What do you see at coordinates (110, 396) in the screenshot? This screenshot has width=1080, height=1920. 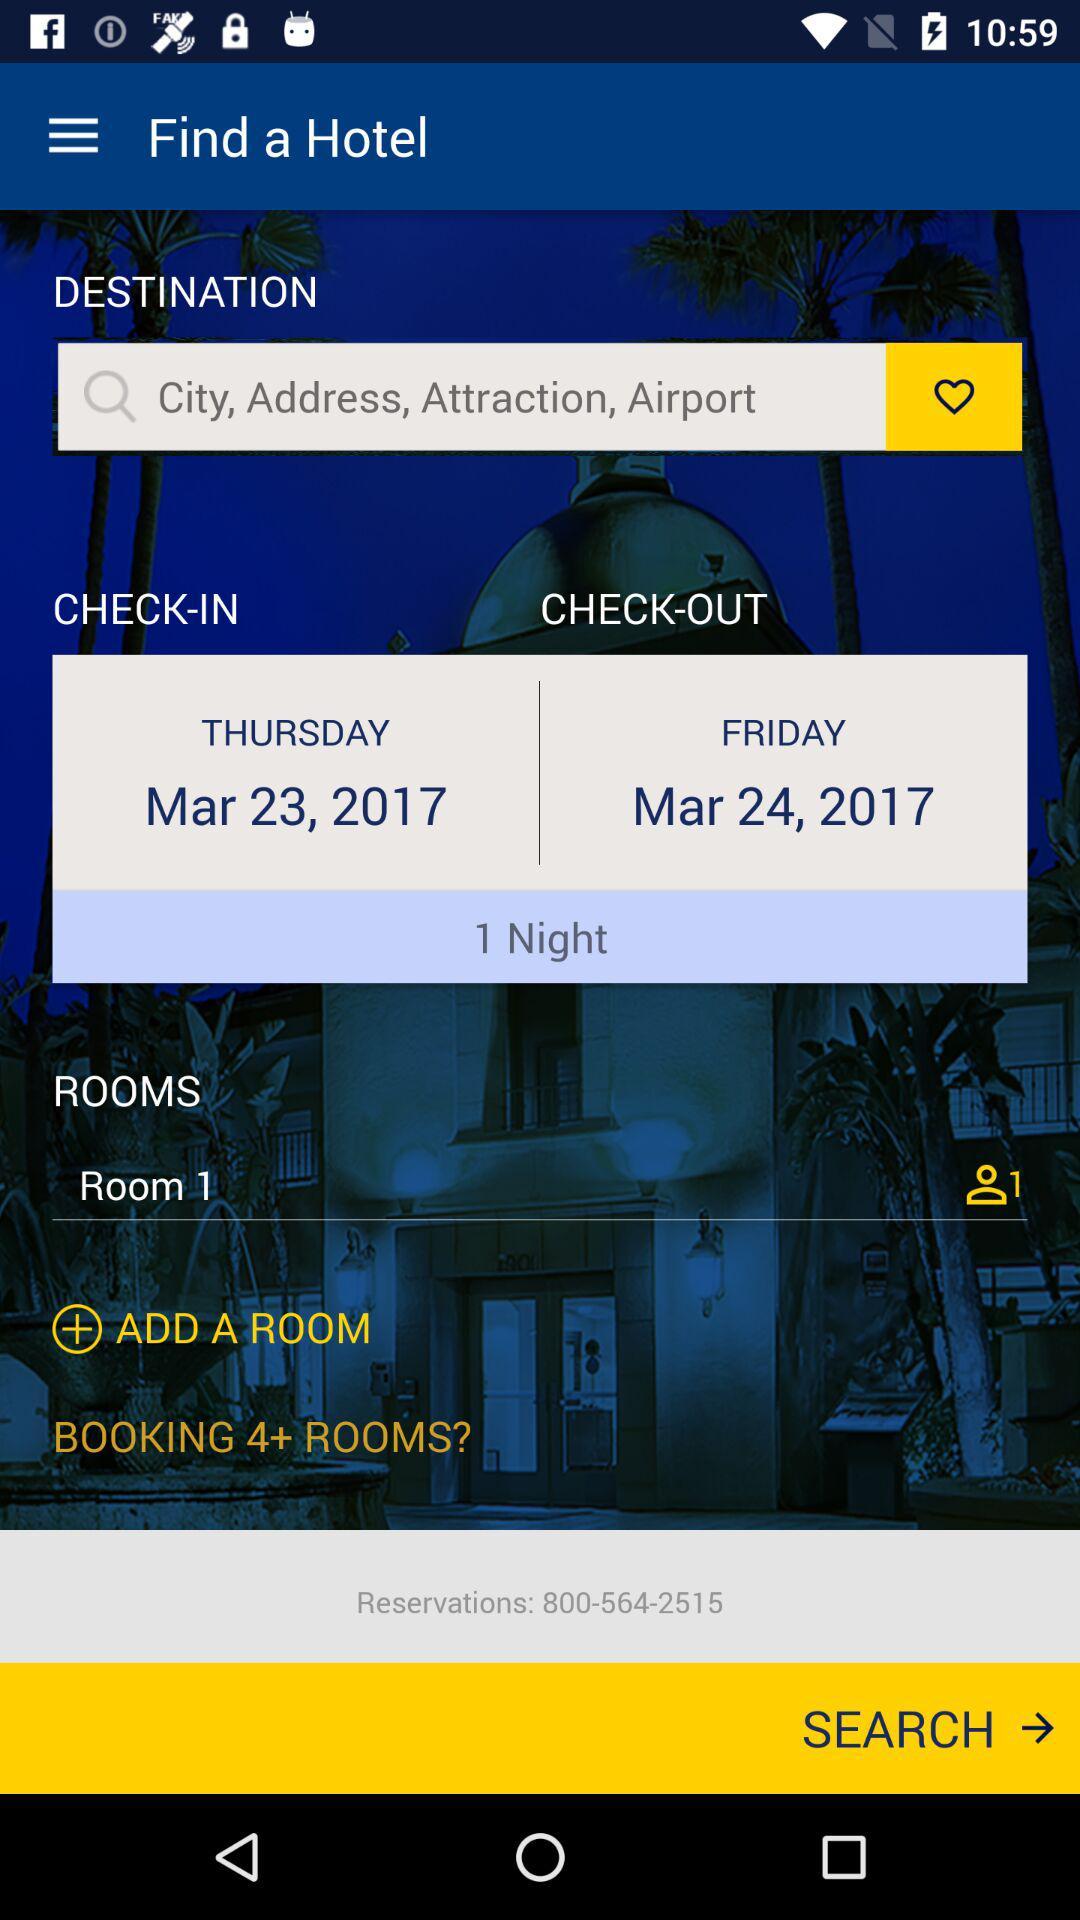 I see `search the destination` at bounding box center [110, 396].